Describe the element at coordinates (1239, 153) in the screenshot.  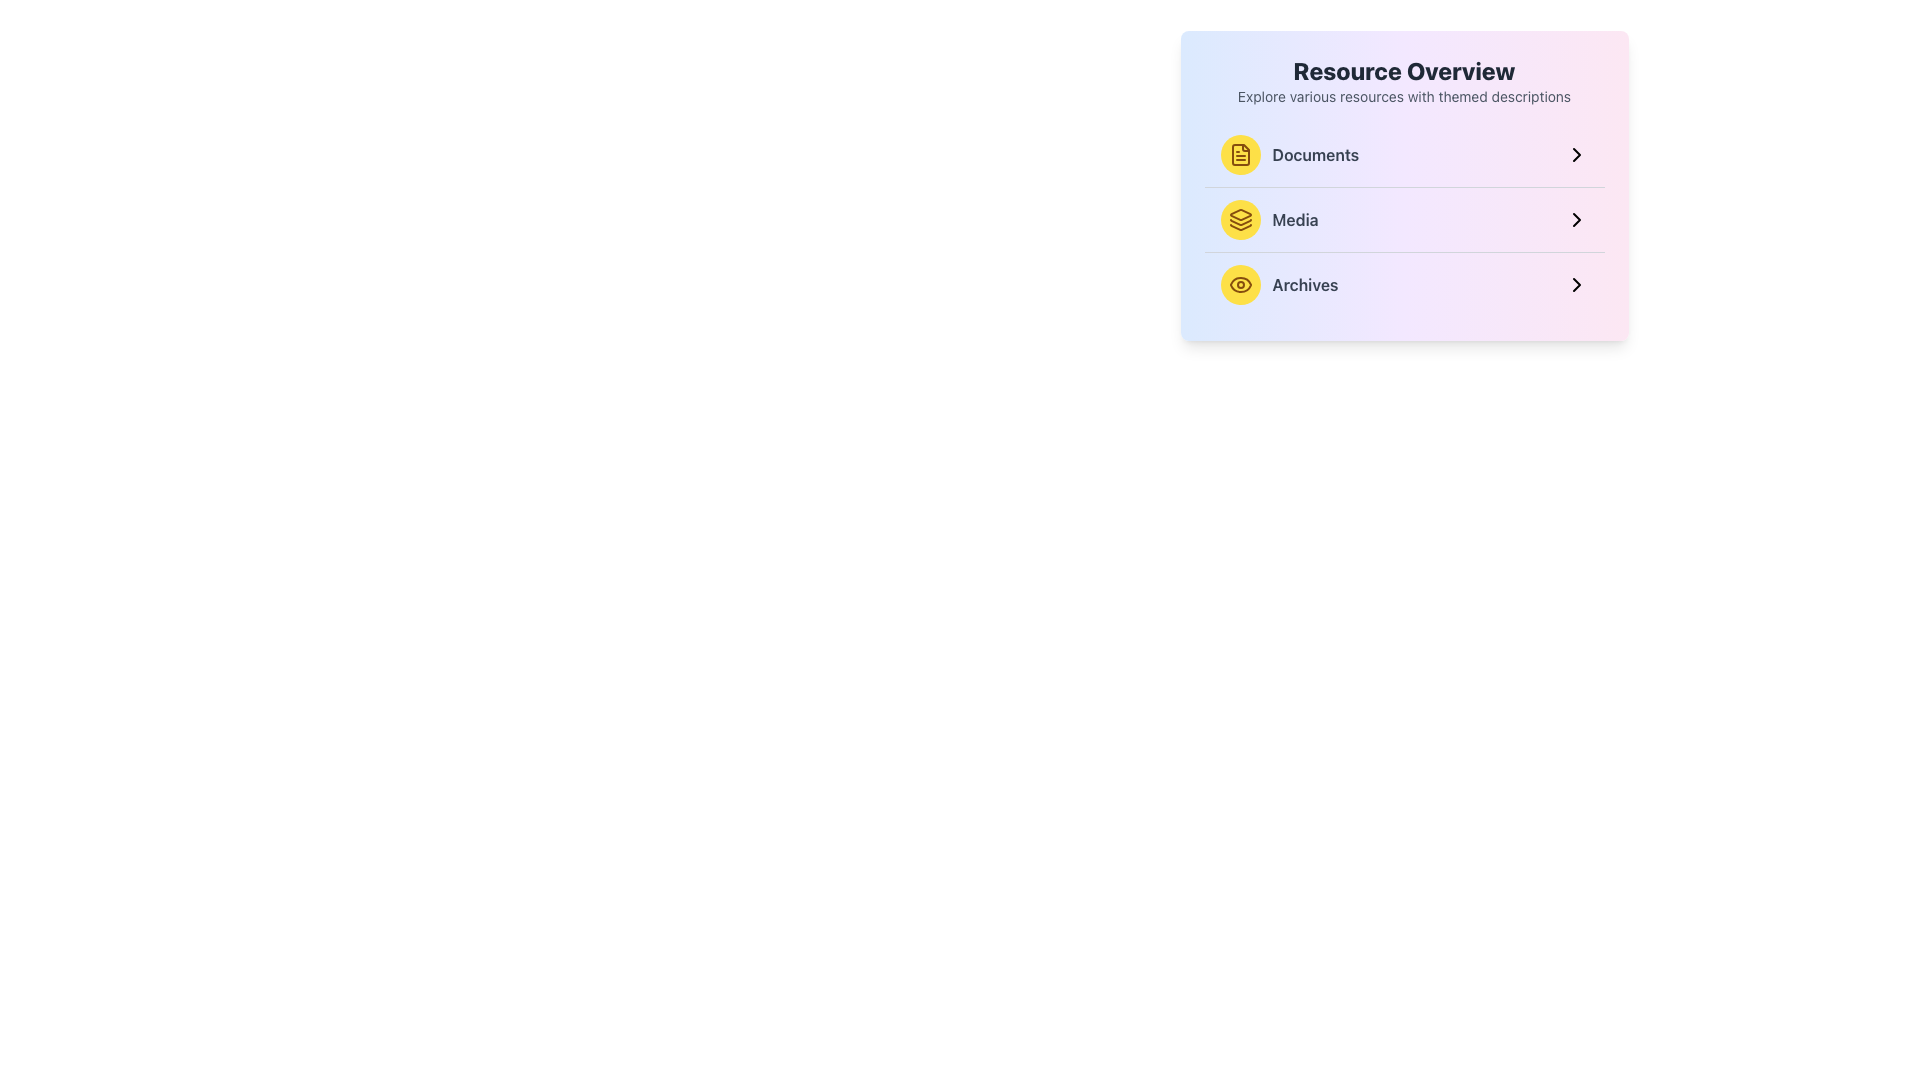
I see `the 'Documents' icon, which is the first item in a vertical list, located to the left of the text 'Documents' and an arrow icon` at that location.